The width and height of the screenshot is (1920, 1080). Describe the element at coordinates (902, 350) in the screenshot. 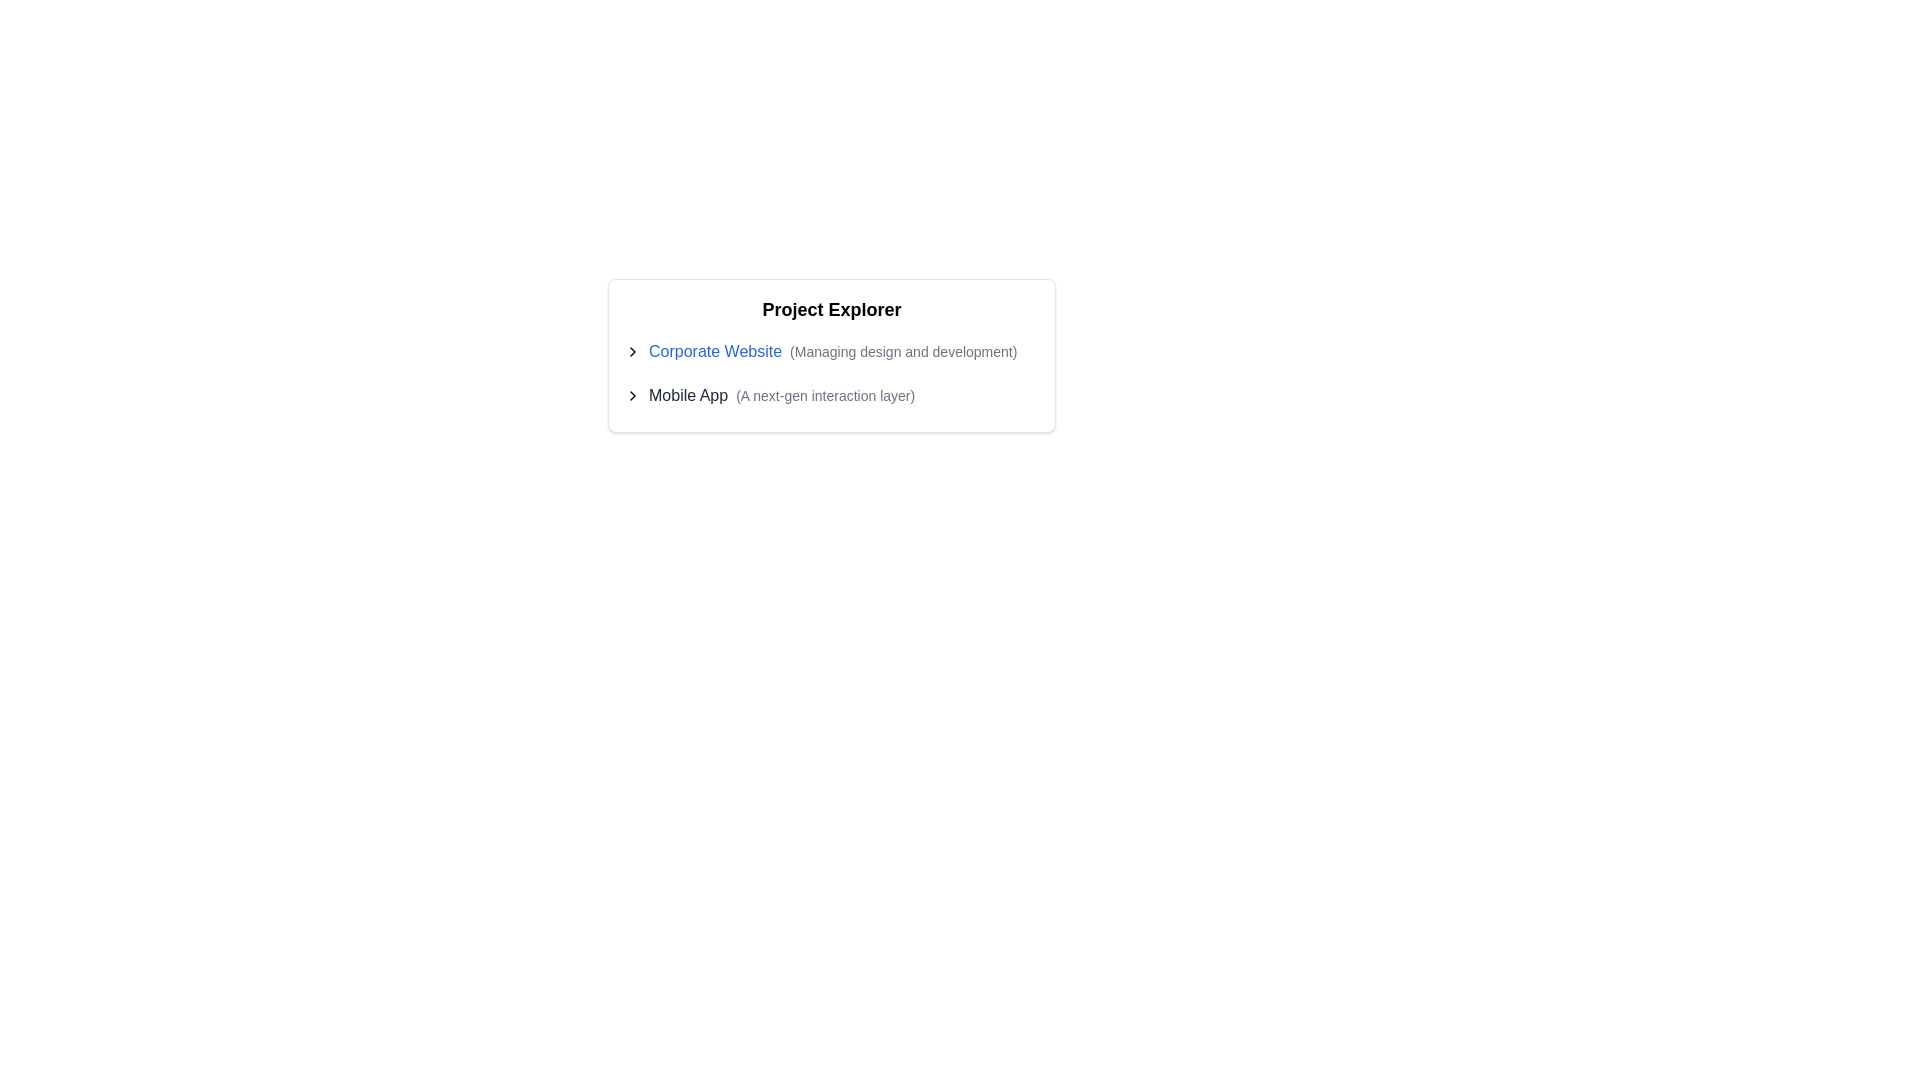

I see `the supplementary information text related to the 'Corporate Website' entry in the 'Project Explorer' section` at that location.